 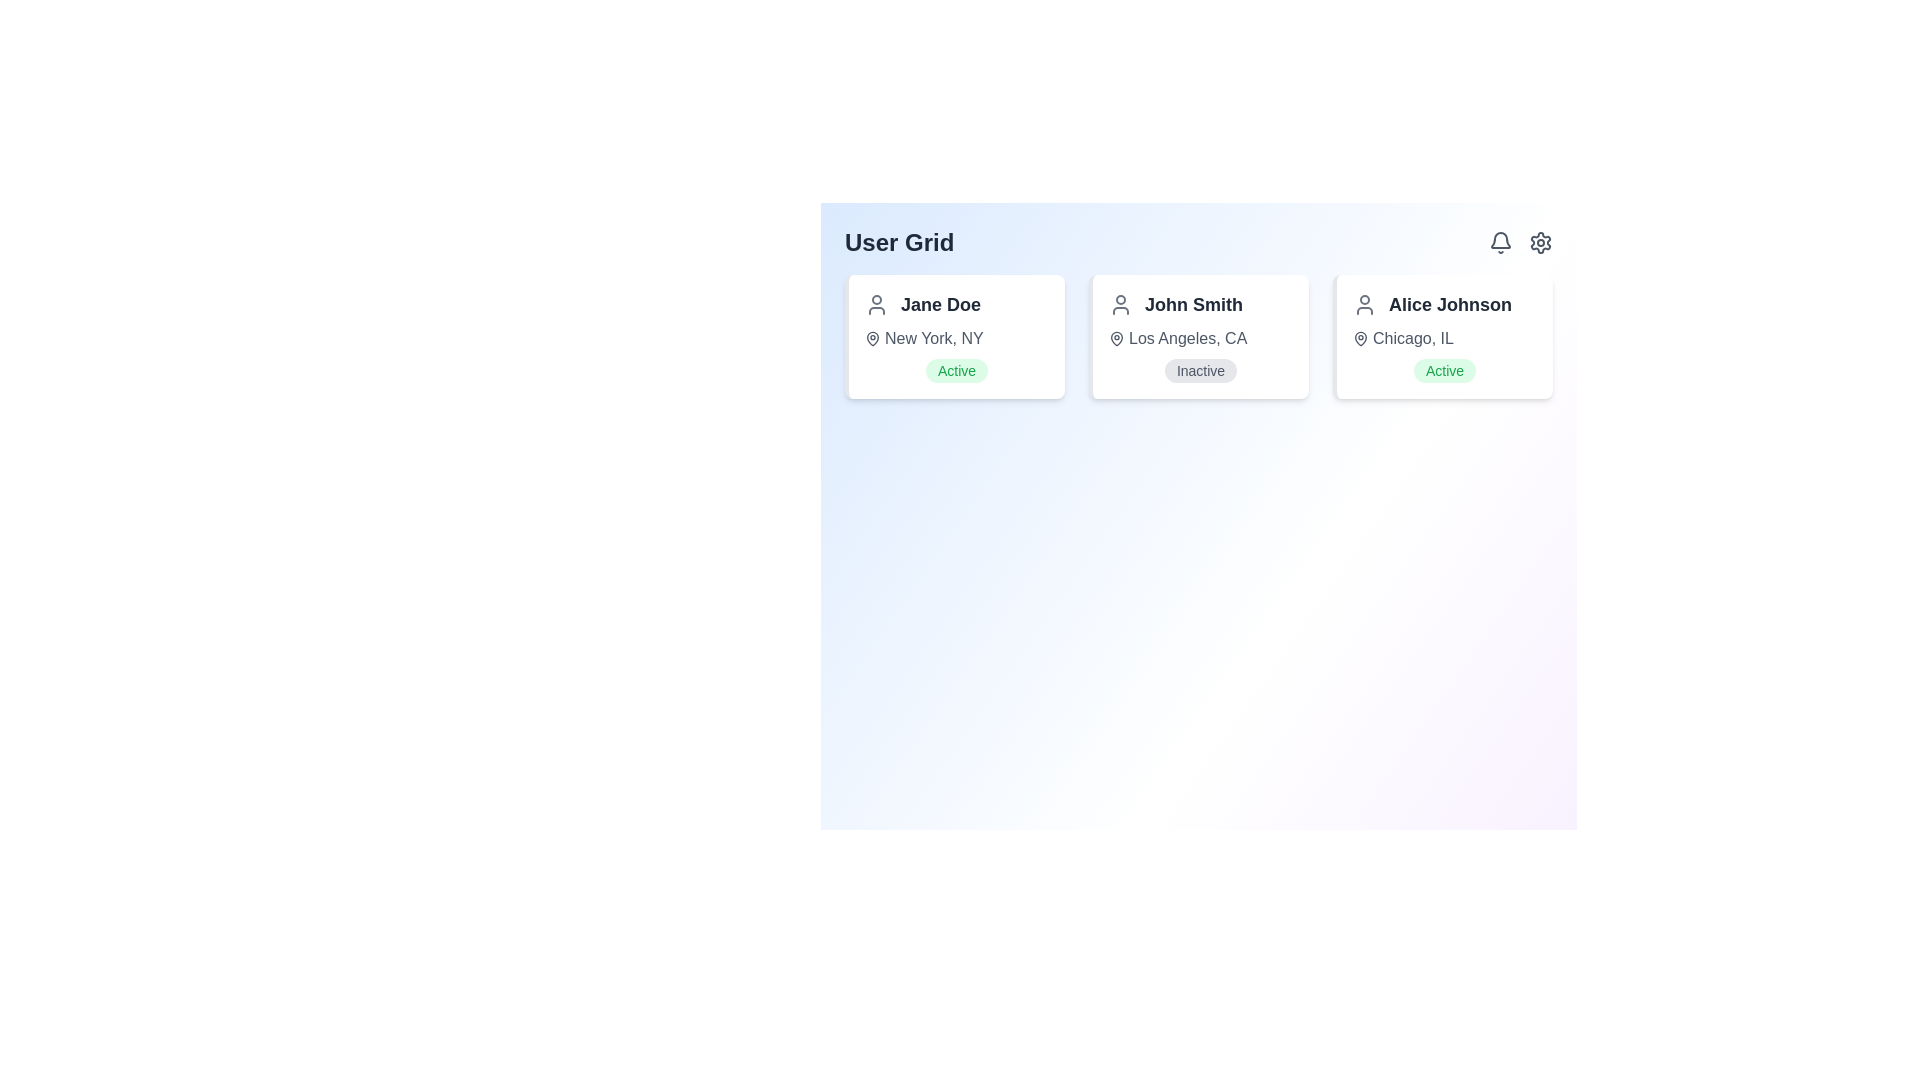 What do you see at coordinates (1188, 338) in the screenshot?
I see `the text label displaying 'Los Angeles, CA' located within the card labeled 'John Smith', positioned beneath the name 'John Smith' and to the right of the pin icon` at bounding box center [1188, 338].